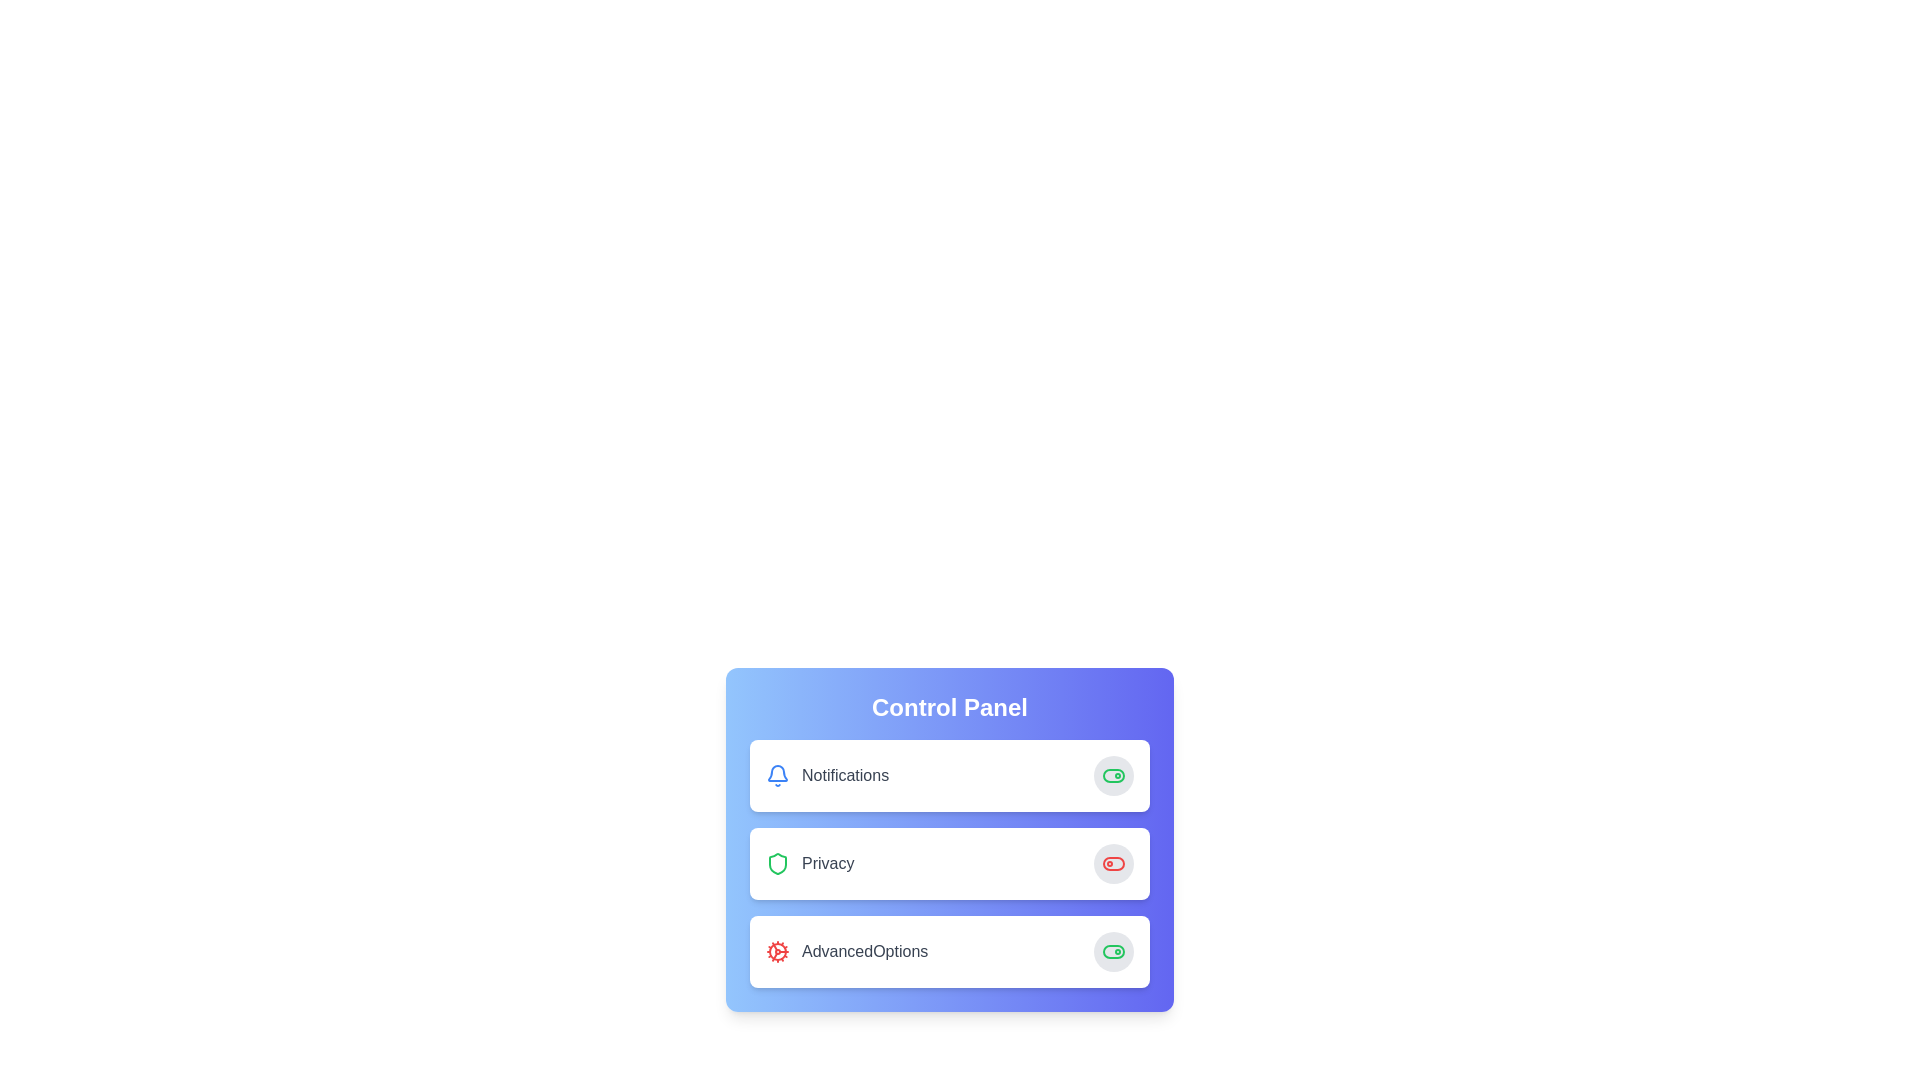  I want to click on the toggle switch for the 'AdvancedOptions' feature, so click(1112, 951).